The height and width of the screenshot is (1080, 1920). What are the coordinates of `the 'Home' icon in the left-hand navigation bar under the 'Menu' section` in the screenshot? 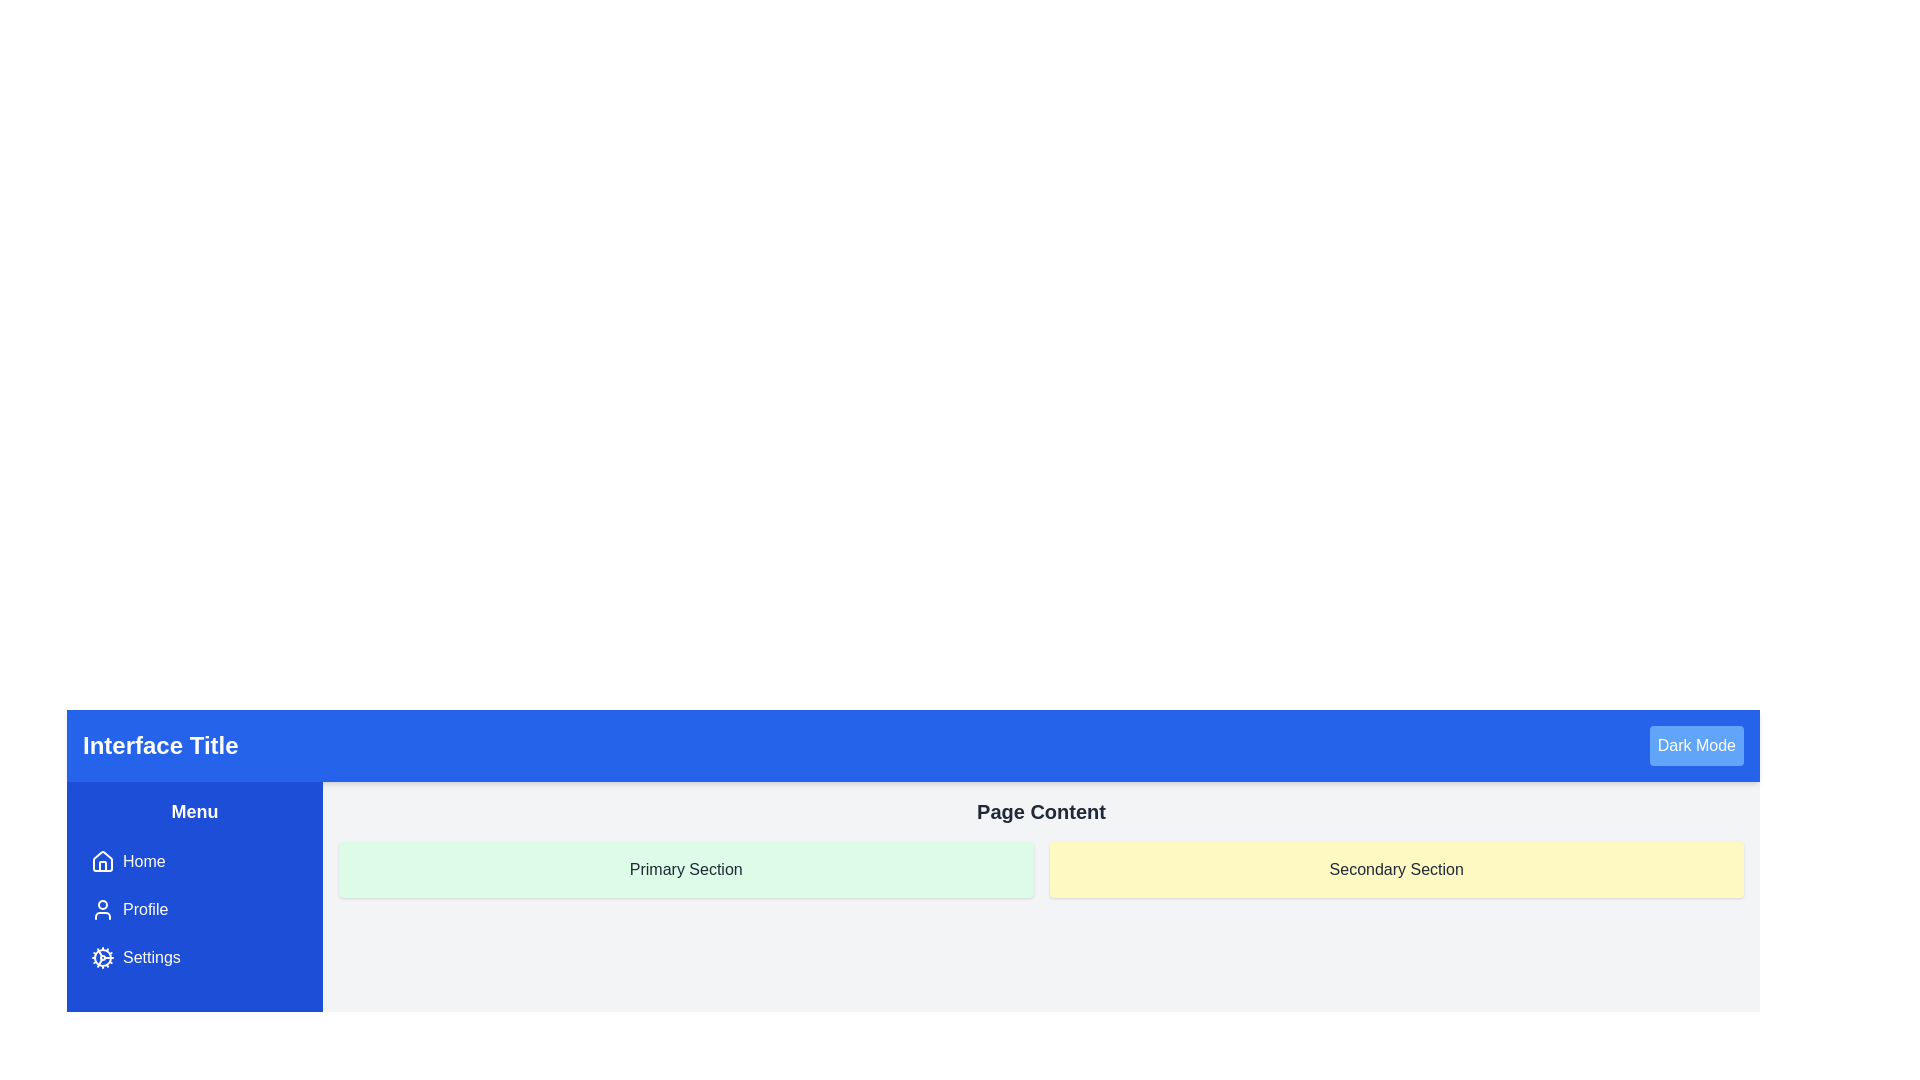 It's located at (101, 859).